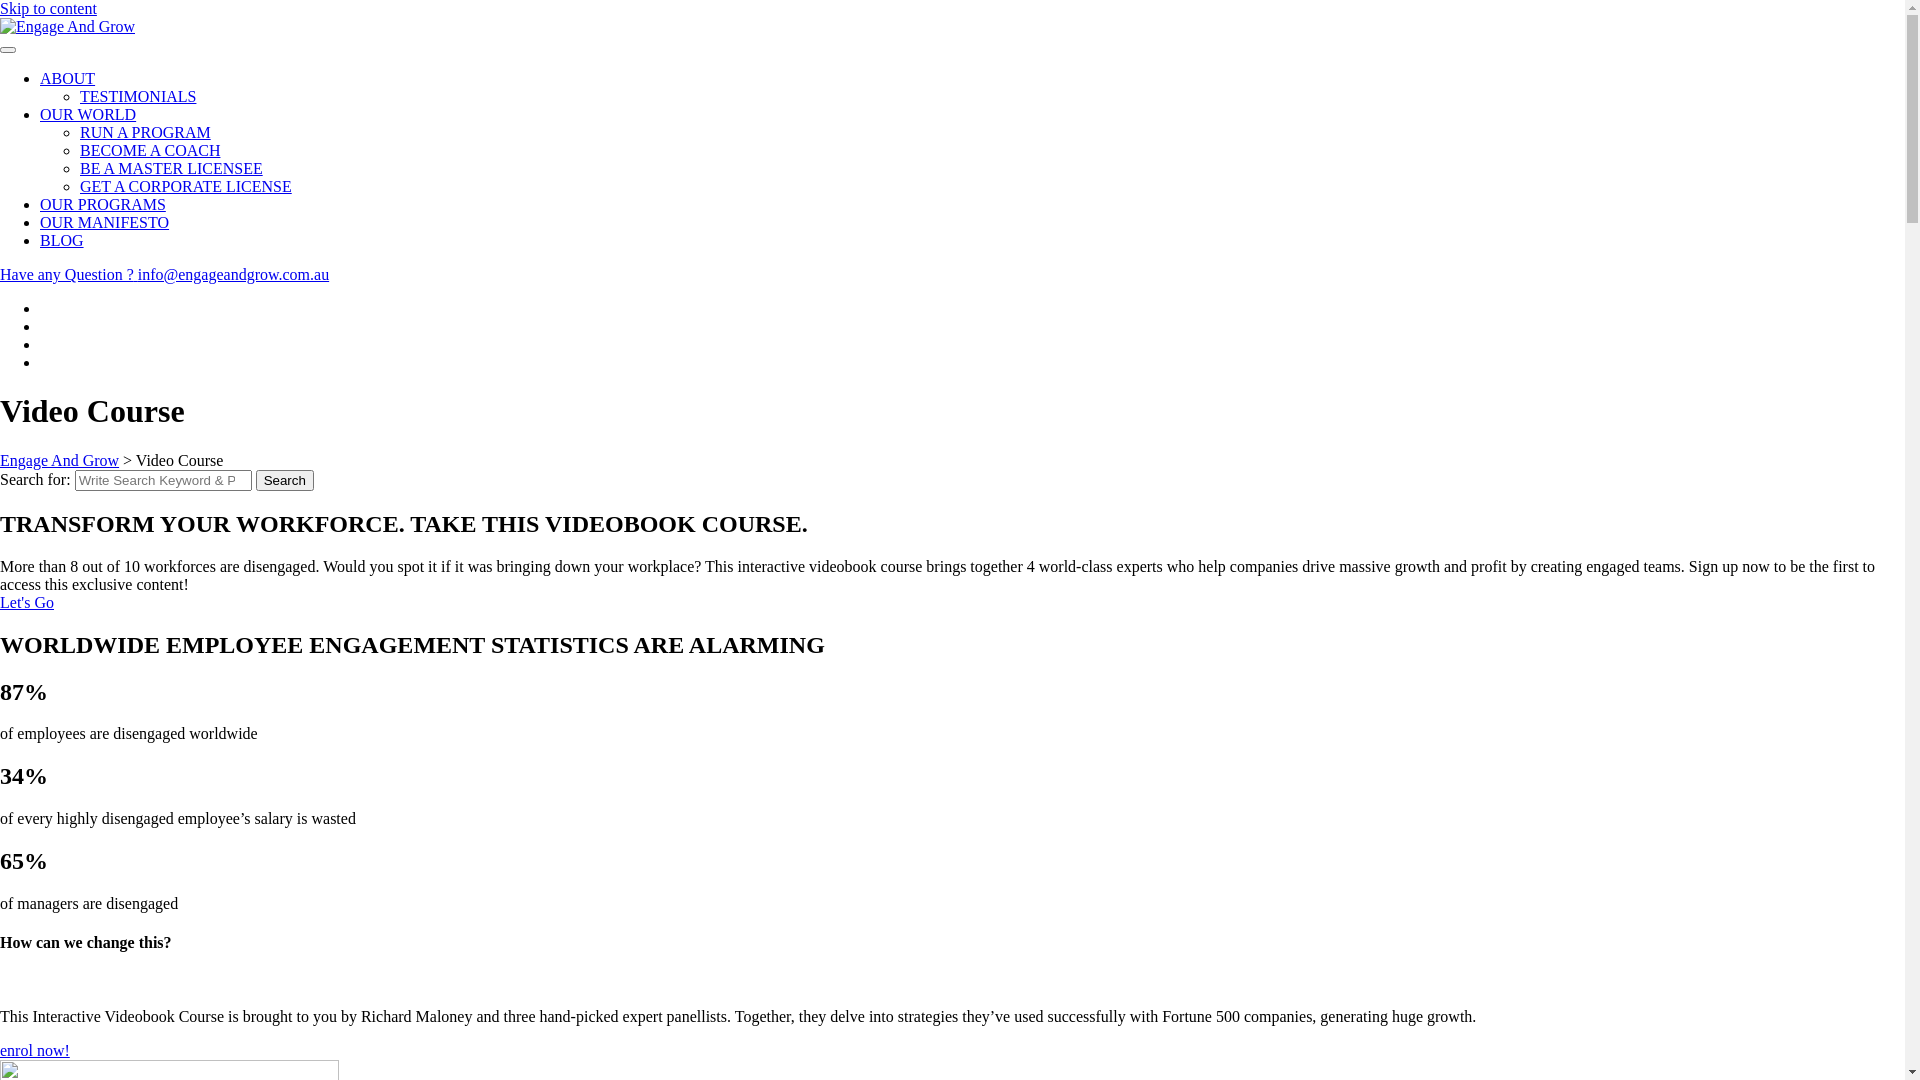 The image size is (1920, 1080). I want to click on 'OUR MANIFESTO', so click(39, 222).